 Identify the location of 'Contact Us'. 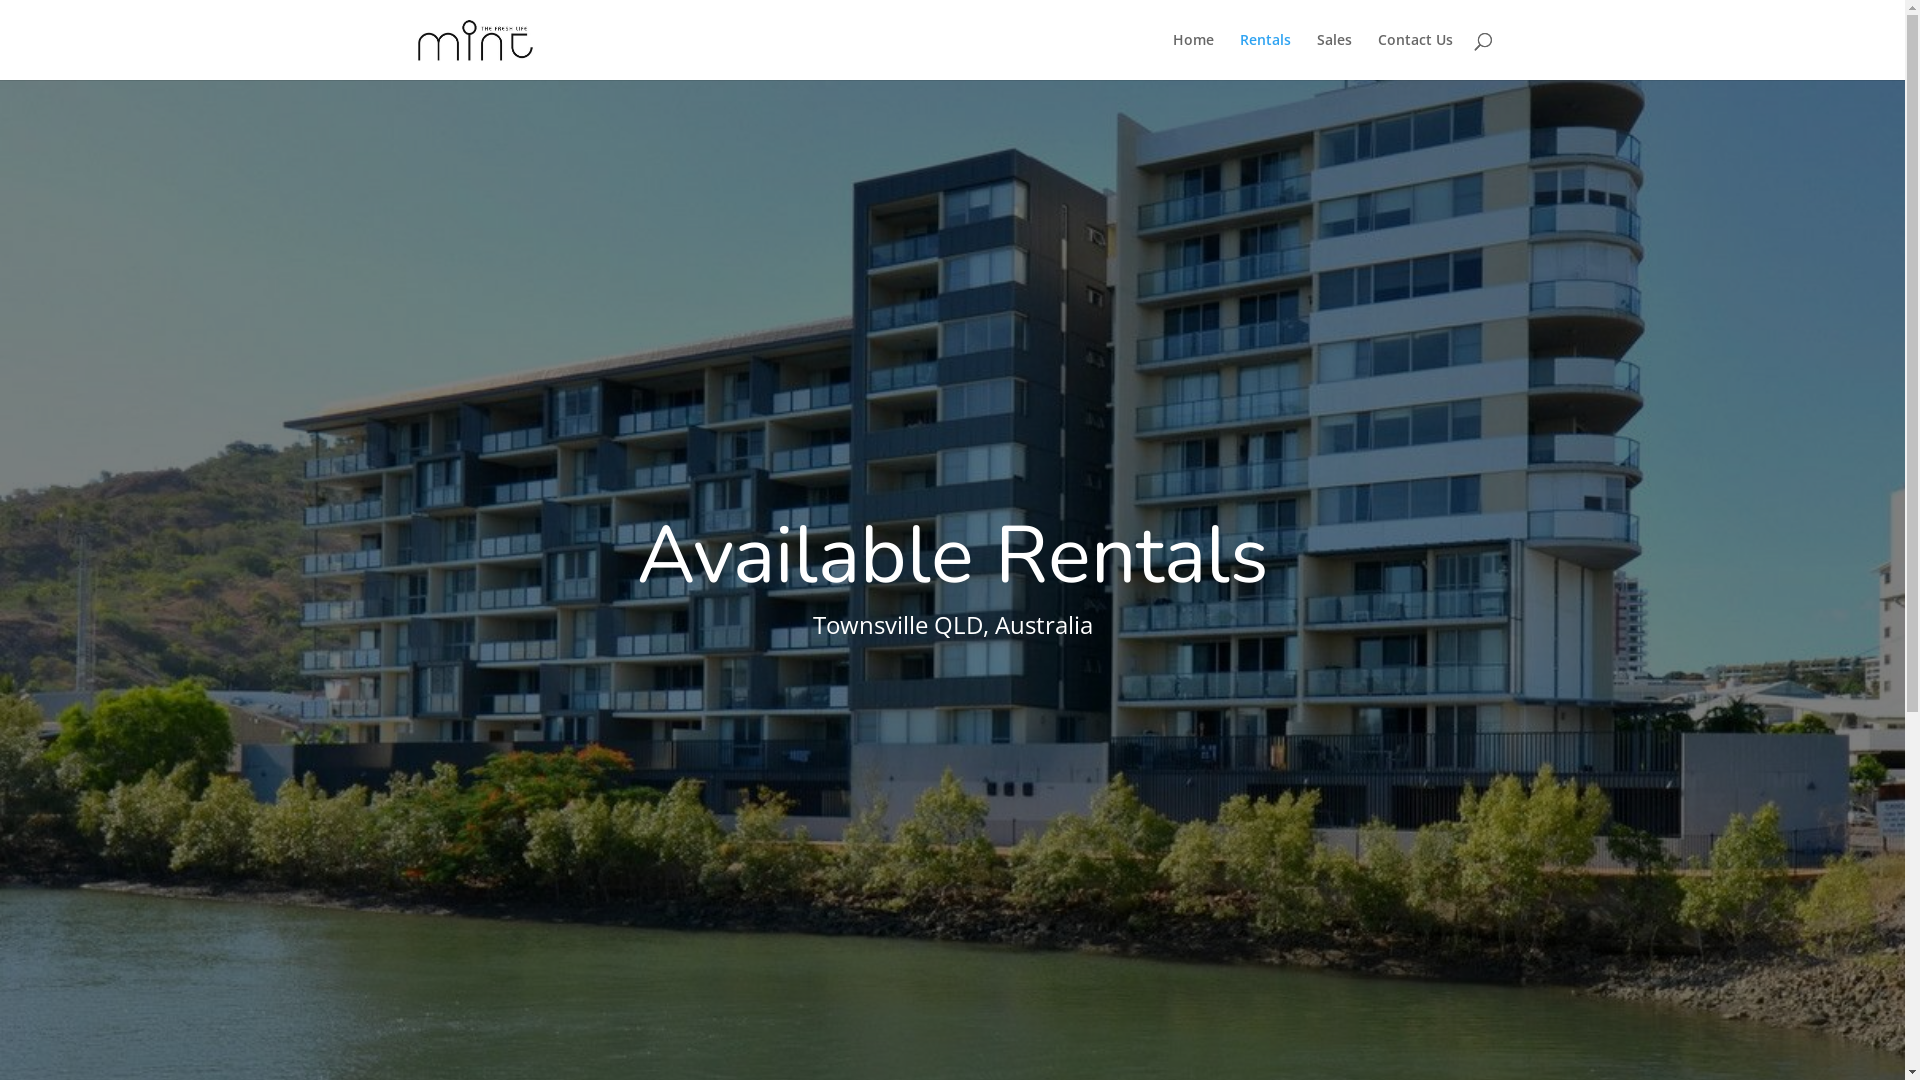
(1414, 55).